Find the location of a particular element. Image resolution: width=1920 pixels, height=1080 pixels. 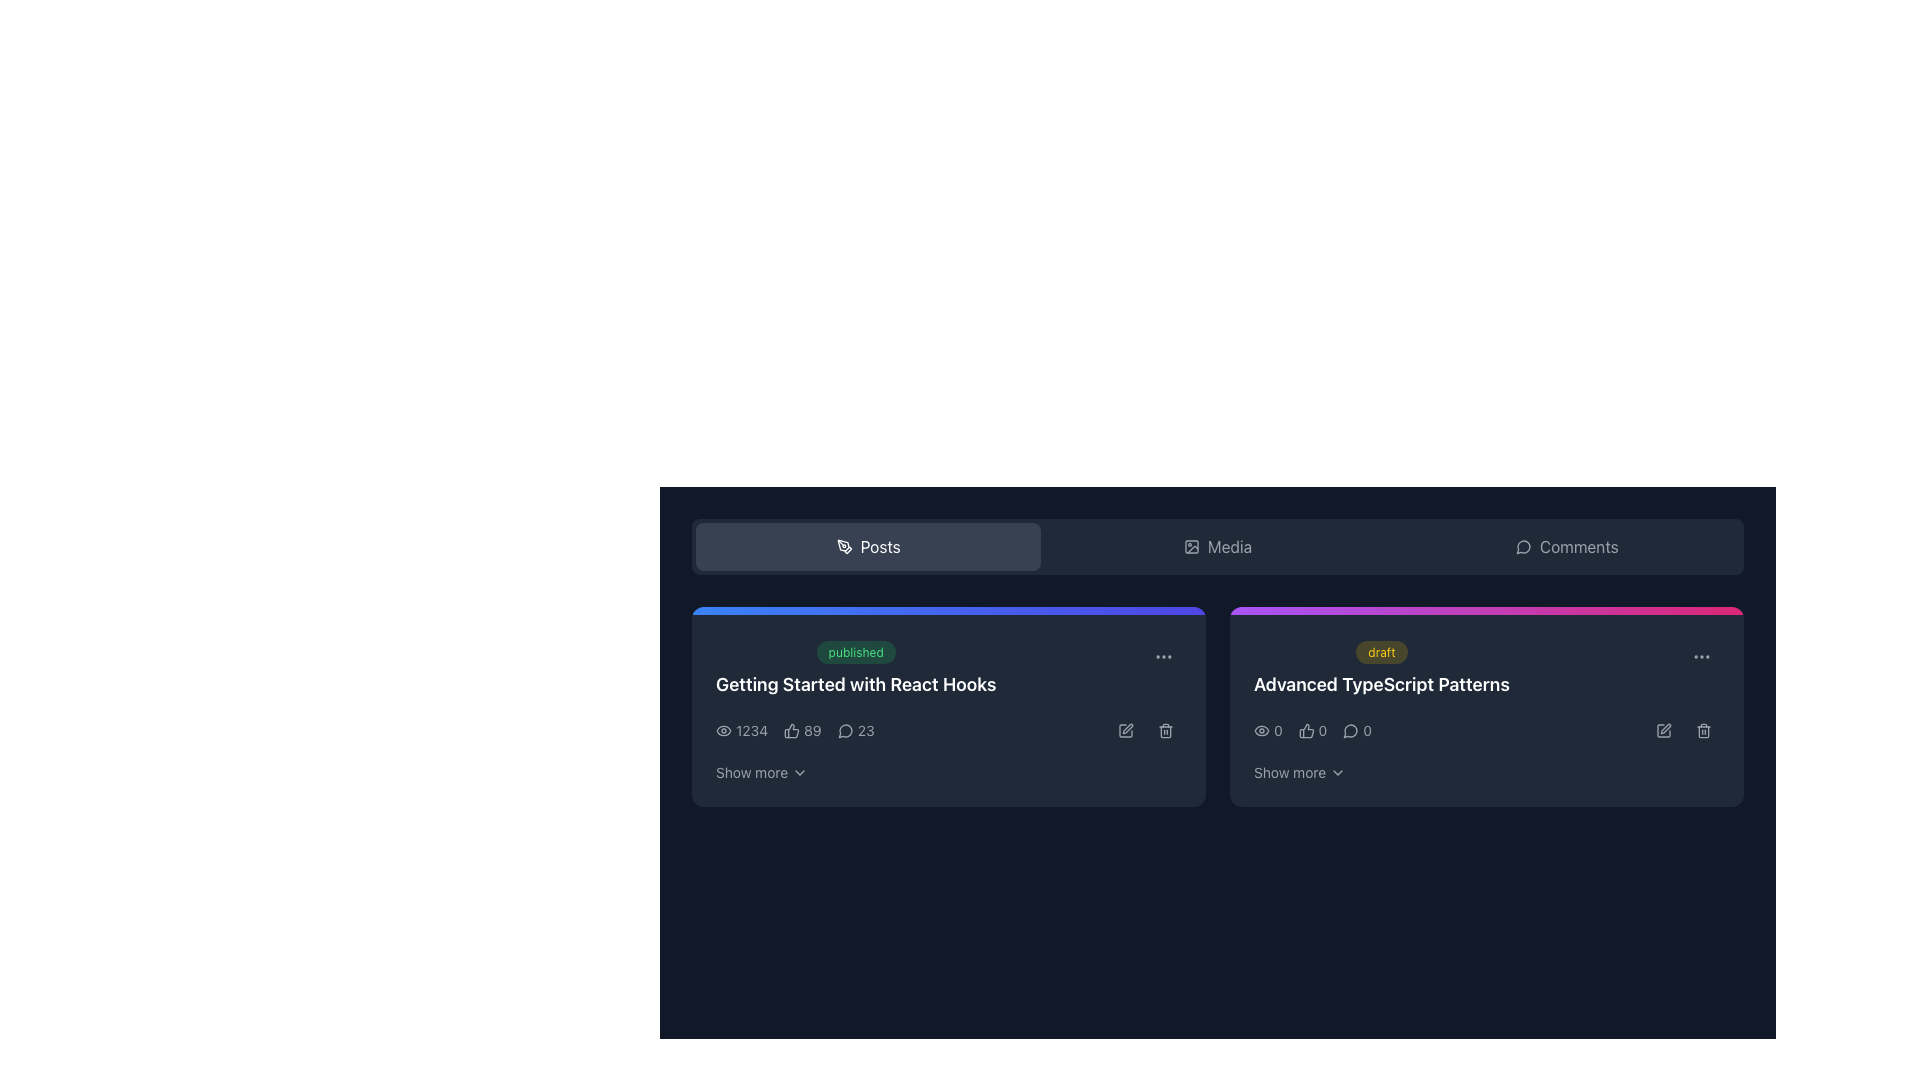

the pen tool icon located to the left of the 'Posts' label on the dark rectangular button in the navigation bar is located at coordinates (844, 547).